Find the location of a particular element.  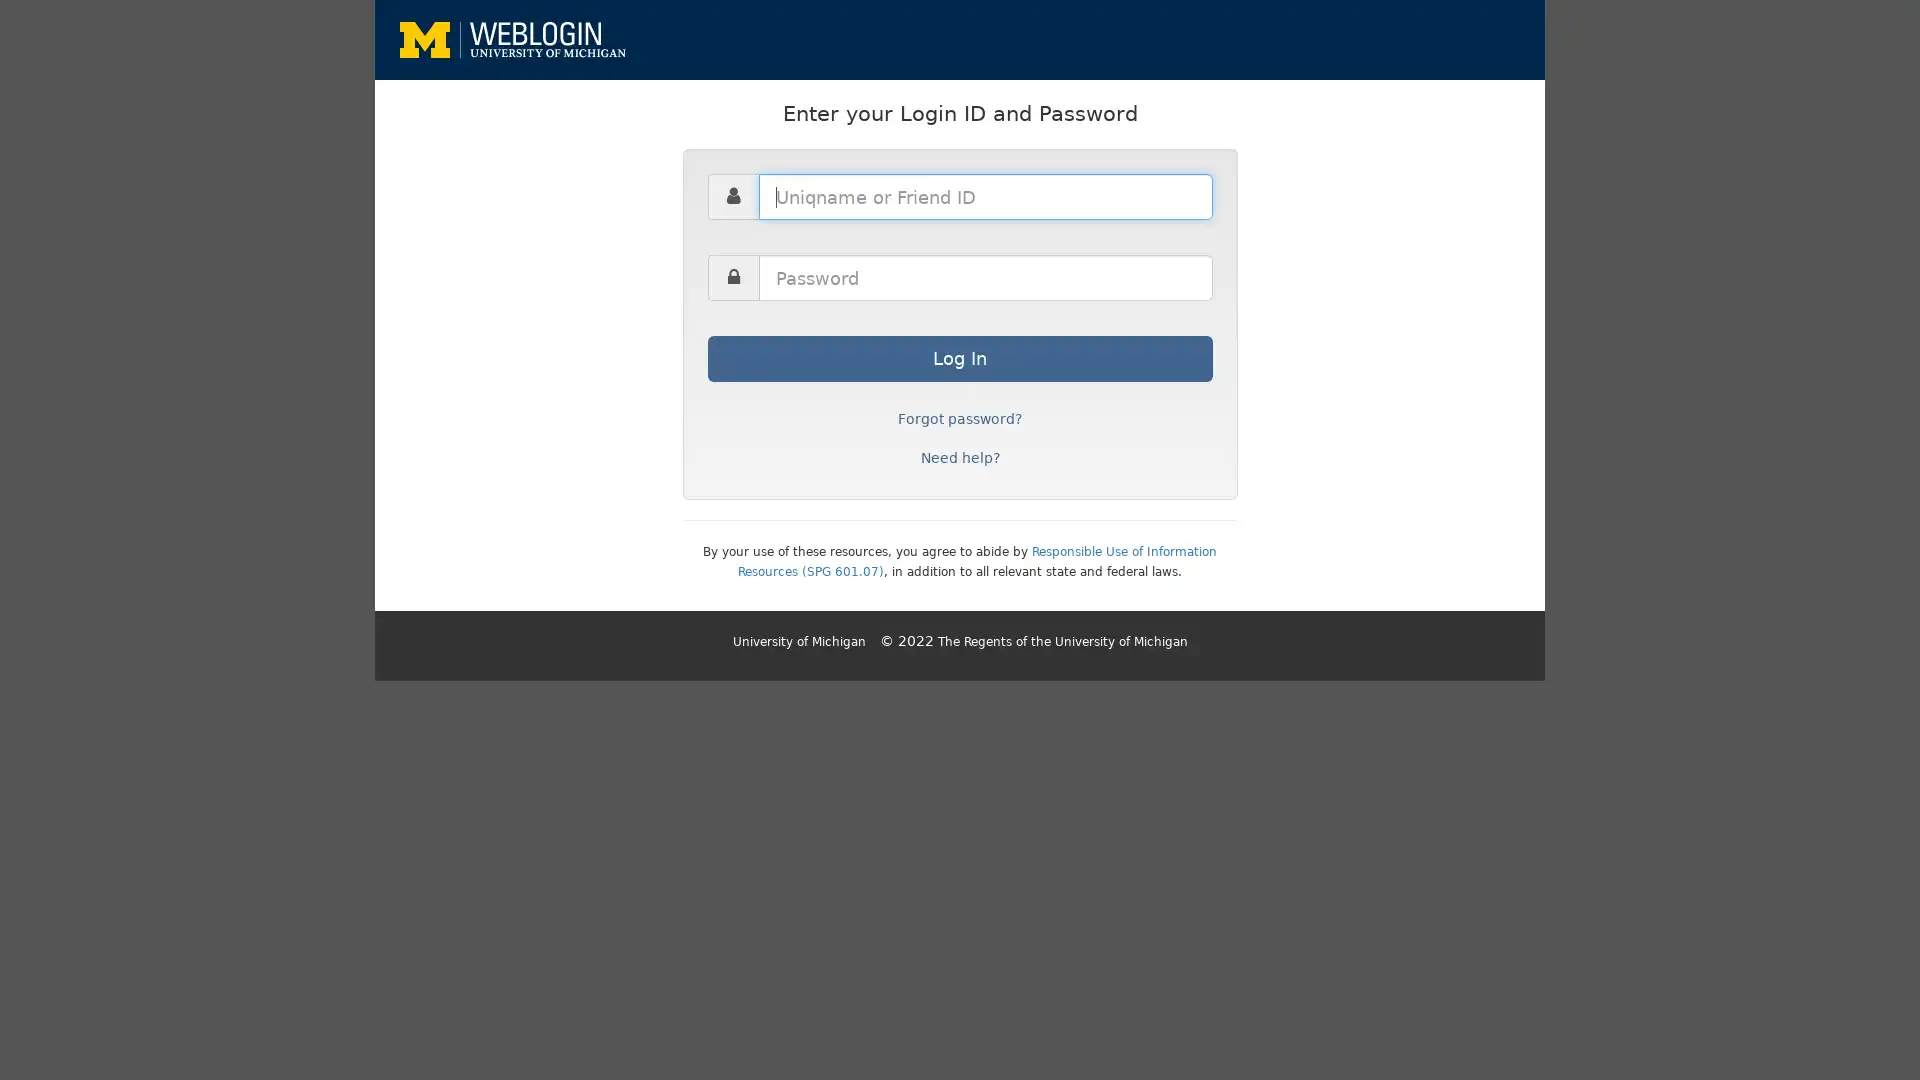

Forgot password? is located at coordinates (958, 418).